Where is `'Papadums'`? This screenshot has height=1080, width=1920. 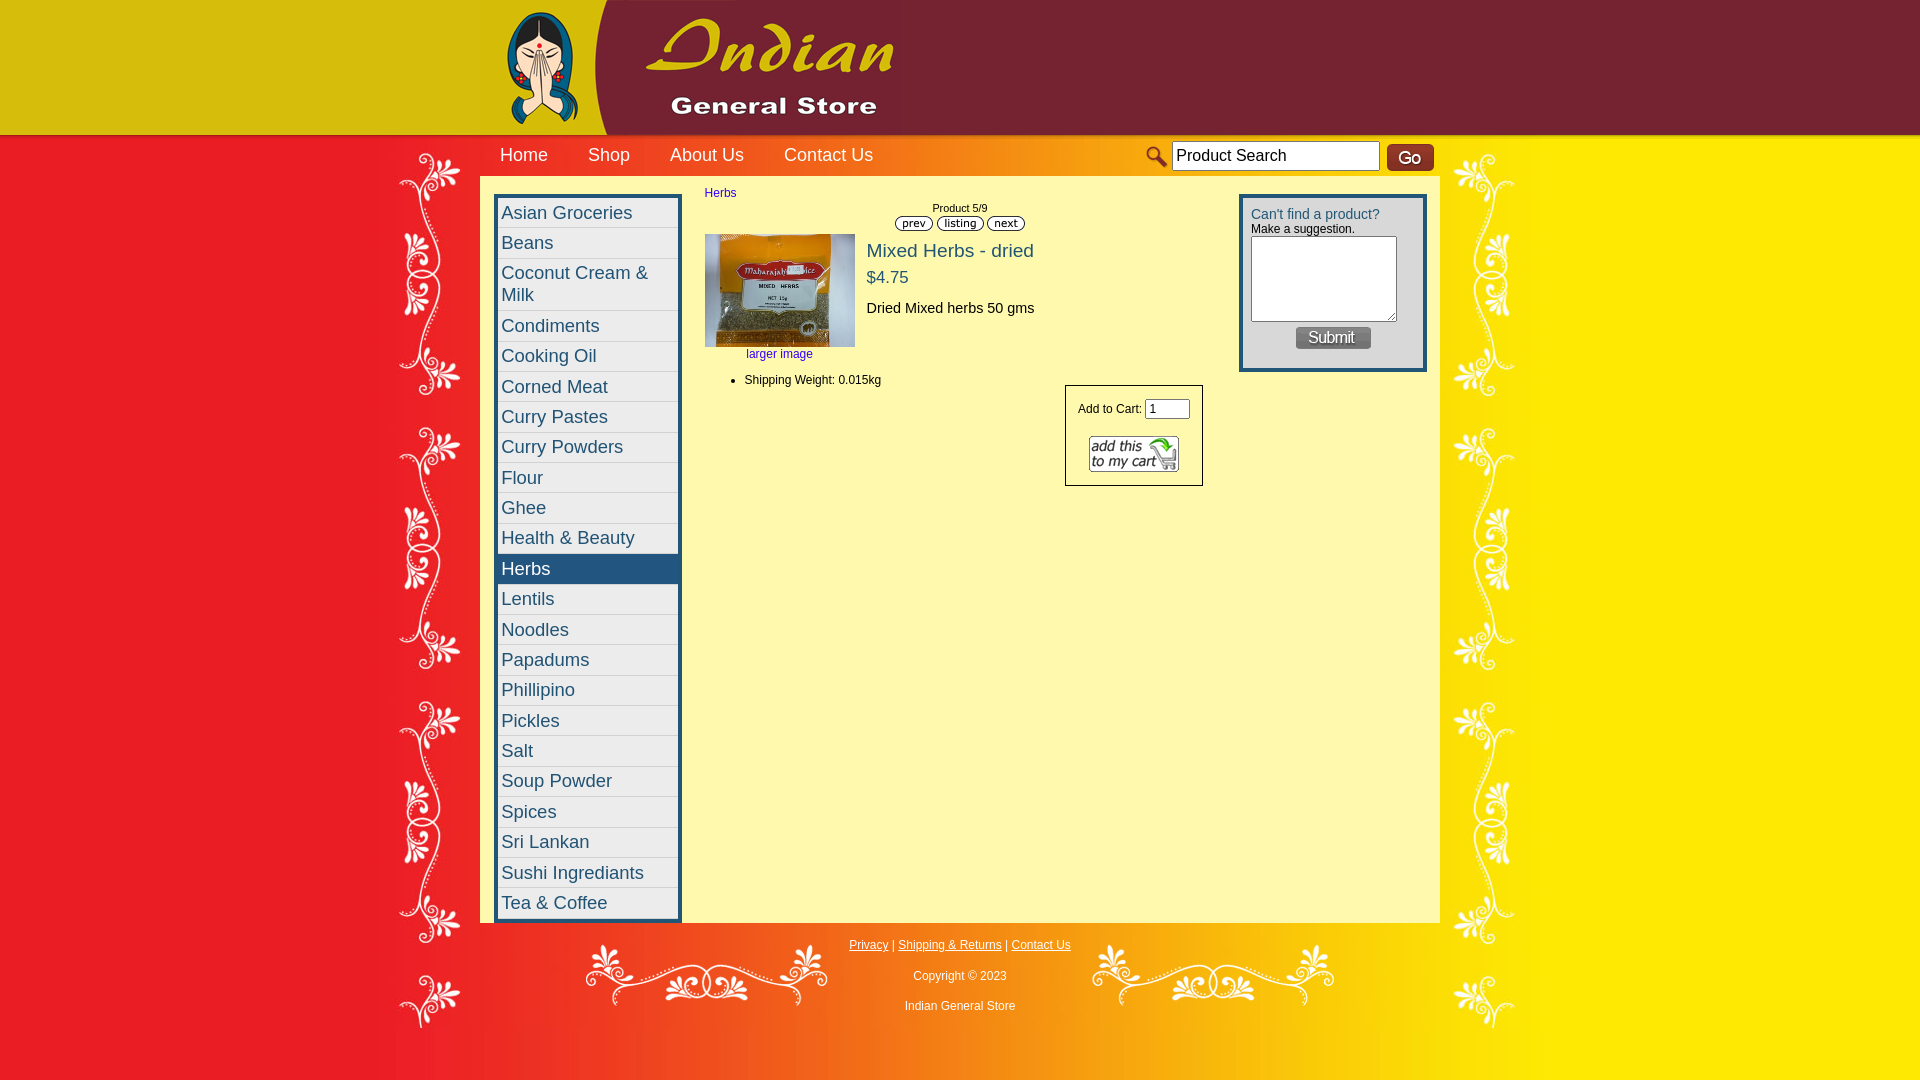 'Papadums' is located at coordinates (587, 659).